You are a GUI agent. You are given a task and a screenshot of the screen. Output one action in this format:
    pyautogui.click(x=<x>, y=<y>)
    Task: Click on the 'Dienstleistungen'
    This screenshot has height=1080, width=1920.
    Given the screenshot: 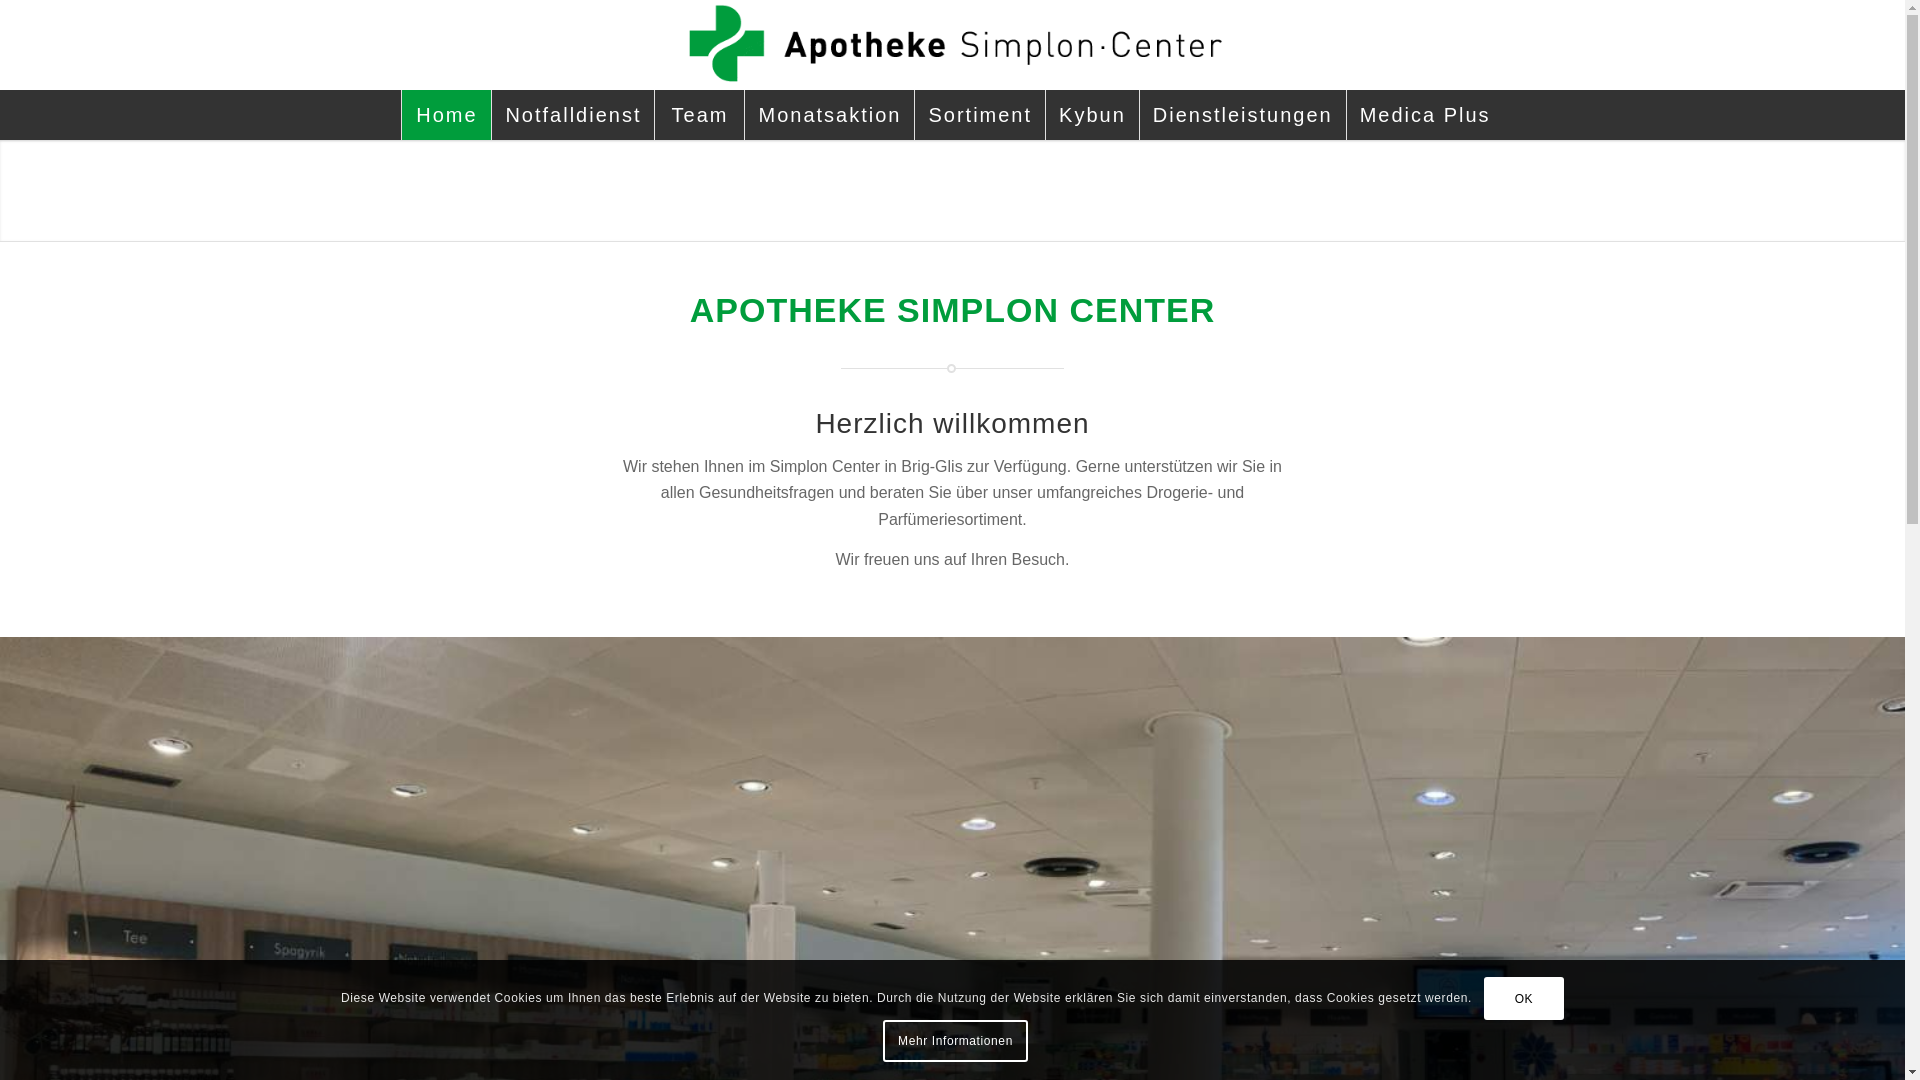 What is the action you would take?
    pyautogui.click(x=1138, y=115)
    